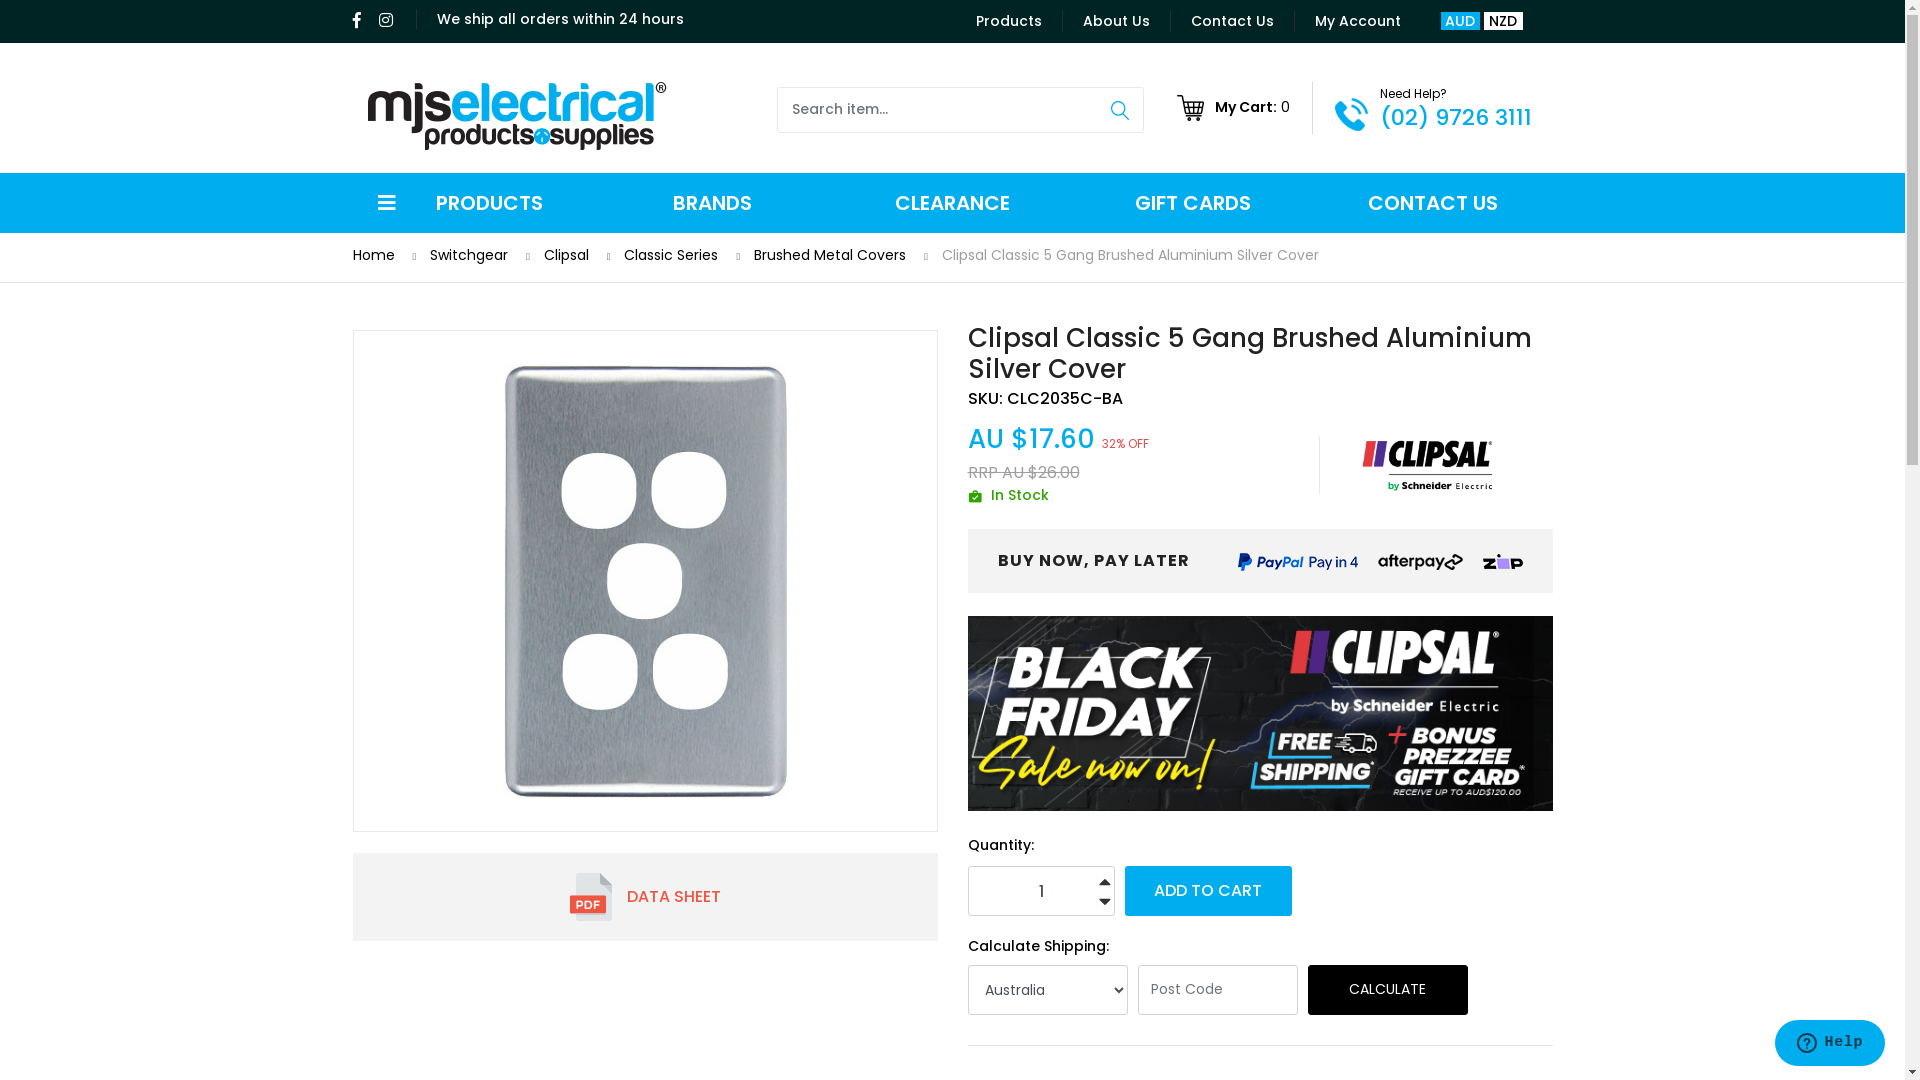 This screenshot has height=1080, width=1920. Describe the element at coordinates (752, 253) in the screenshot. I see `'Brushed Metal Covers'` at that location.